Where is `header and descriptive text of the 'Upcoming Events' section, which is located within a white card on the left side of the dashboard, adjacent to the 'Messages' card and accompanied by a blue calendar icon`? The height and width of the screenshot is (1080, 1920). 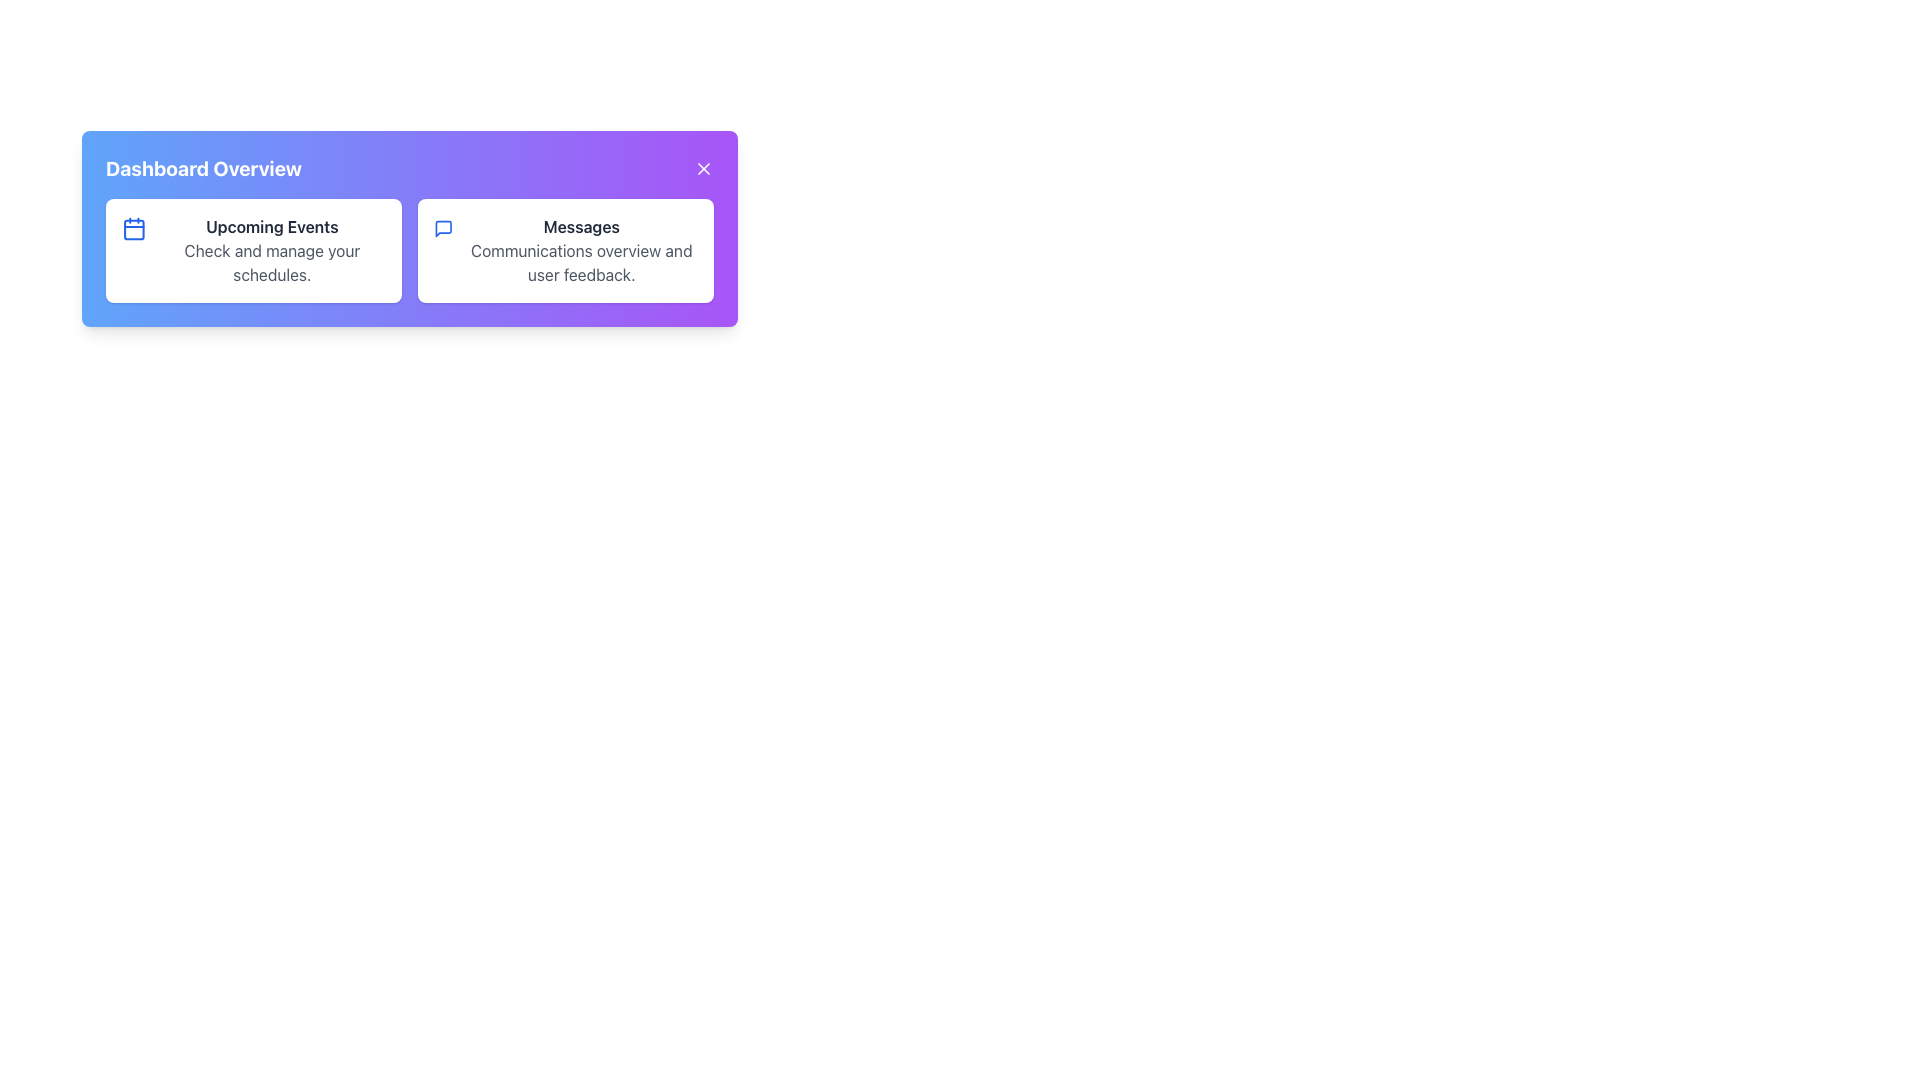 header and descriptive text of the 'Upcoming Events' section, which is located within a white card on the left side of the dashboard, adjacent to the 'Messages' card and accompanied by a blue calendar icon is located at coordinates (271, 249).